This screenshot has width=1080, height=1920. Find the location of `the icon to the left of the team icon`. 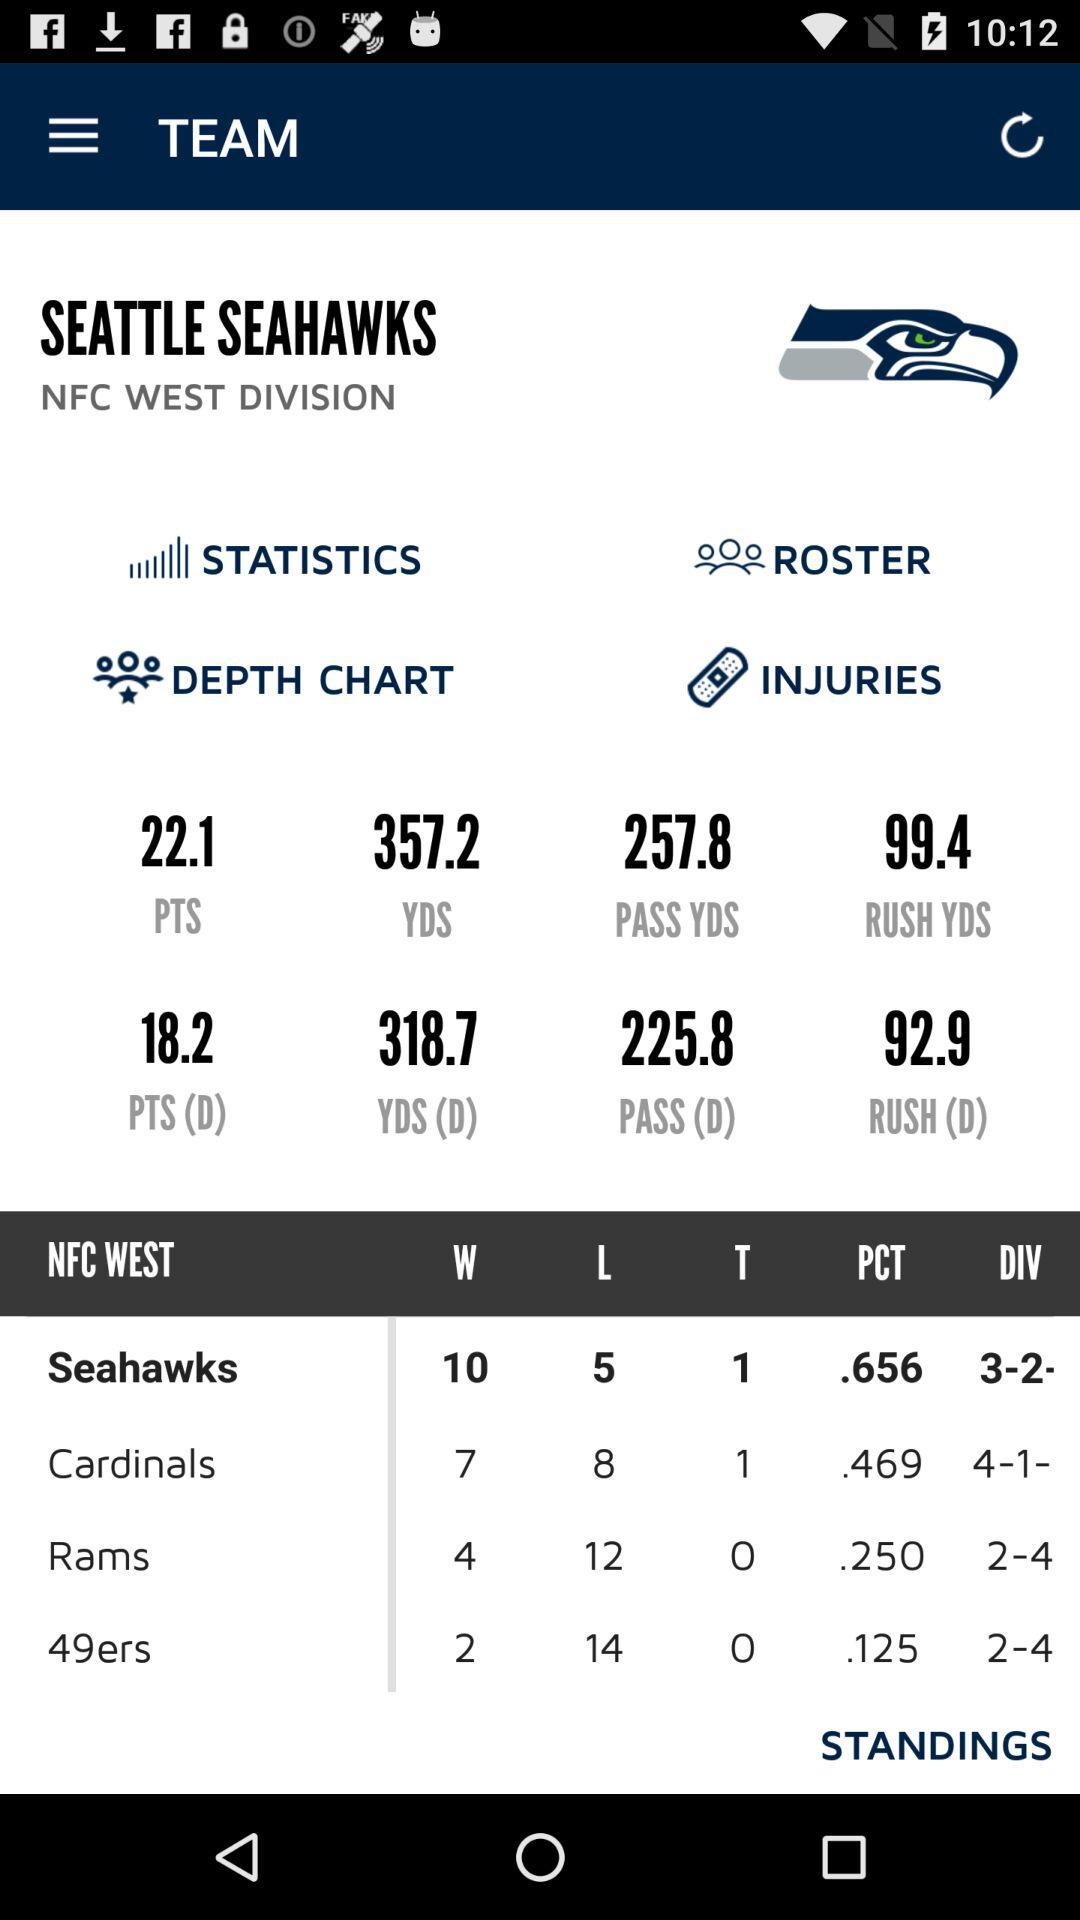

the icon to the left of the team icon is located at coordinates (72, 135).